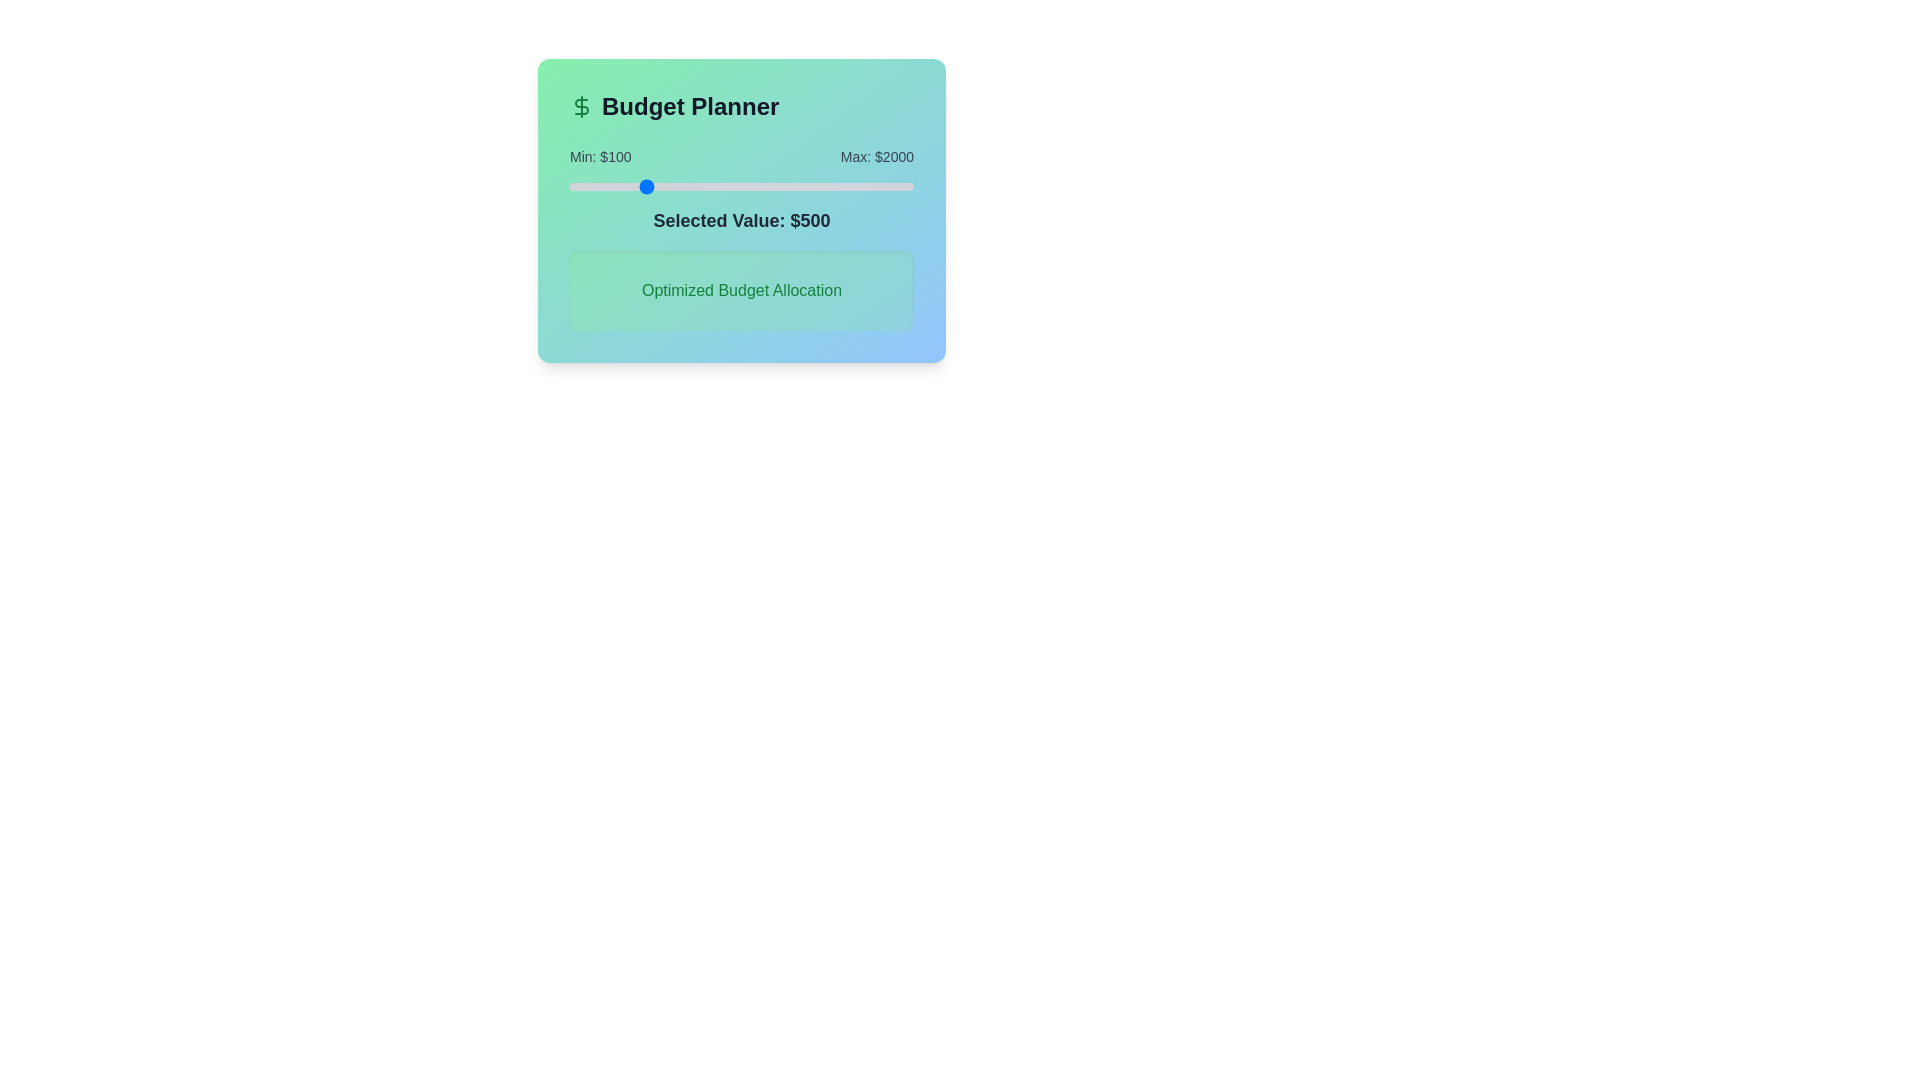  Describe the element at coordinates (880, 186) in the screenshot. I see `the slider to the desired value 1822` at that location.